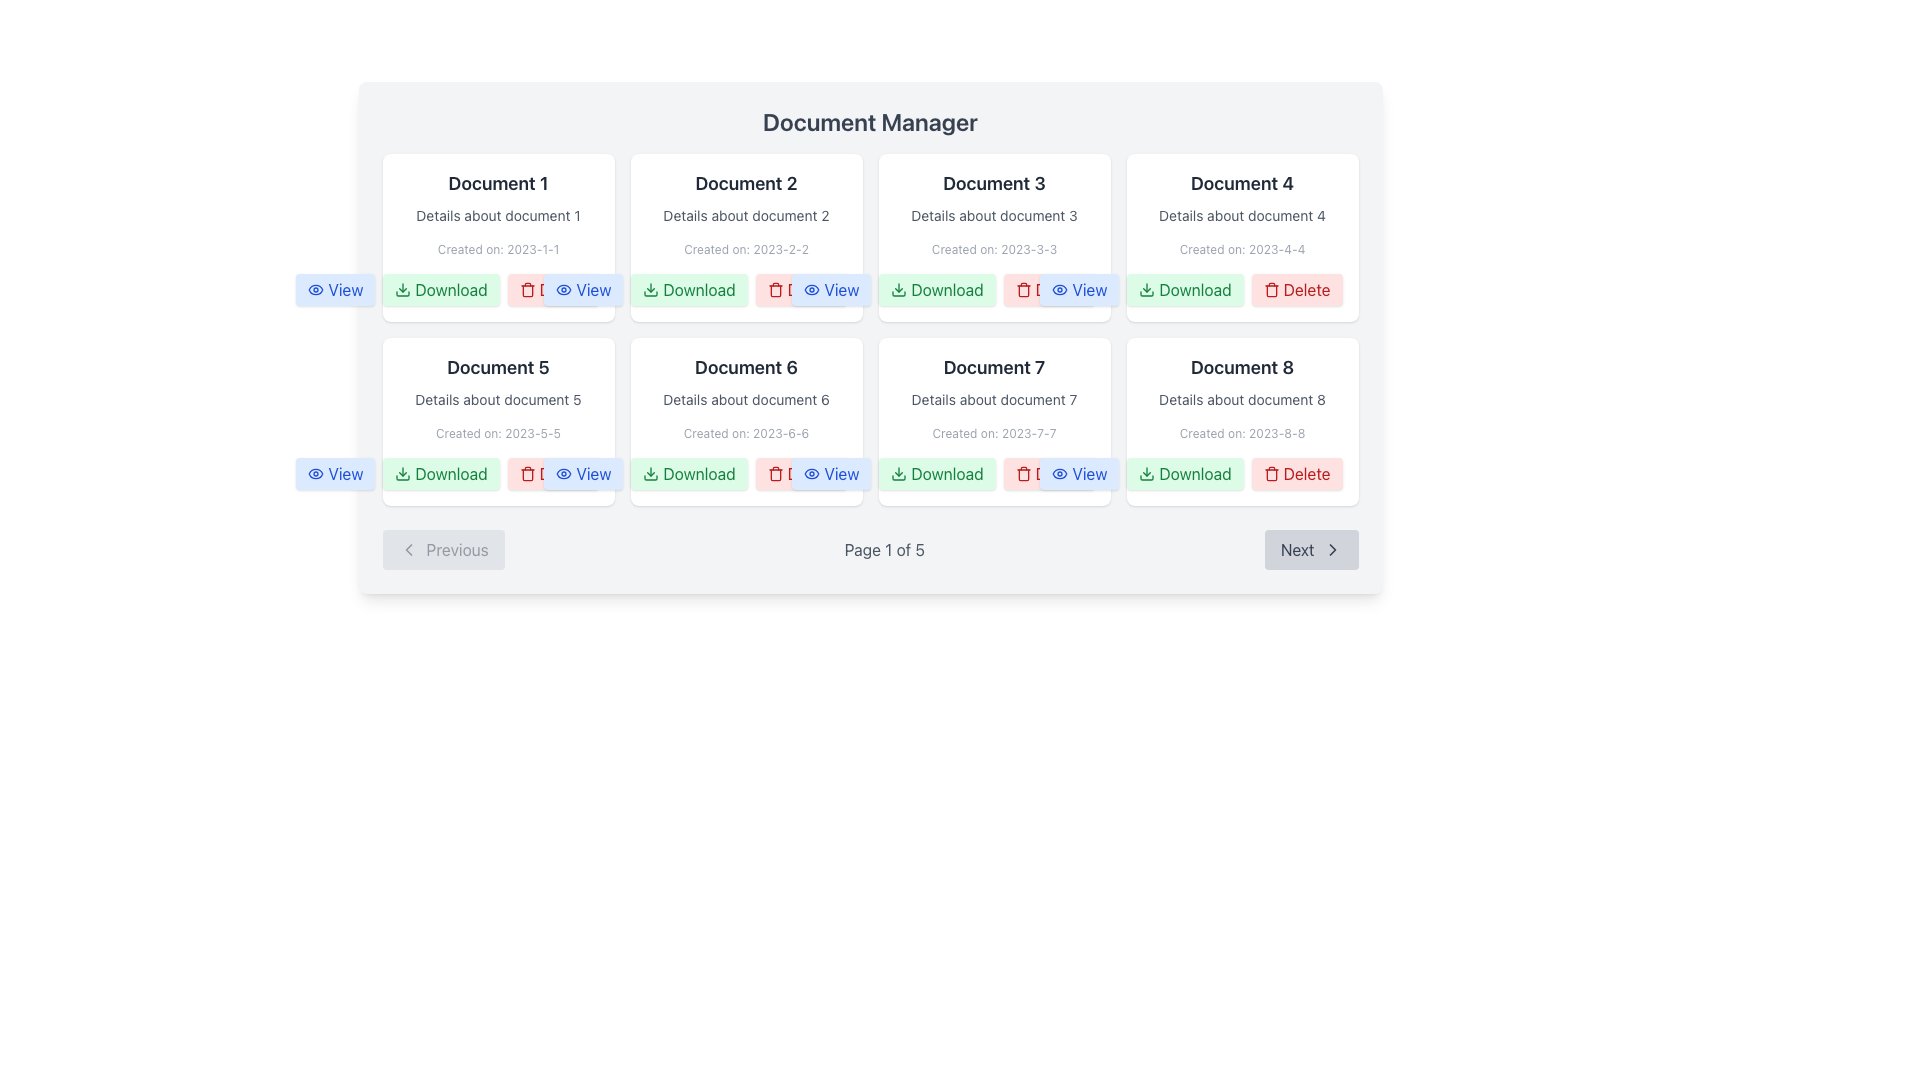 This screenshot has width=1920, height=1080. What do you see at coordinates (1241, 420) in the screenshot?
I see `the 'Download' button on the document card located in the fourth column of the second row under the 'Document Manager' section to initiate the download of the document` at bounding box center [1241, 420].